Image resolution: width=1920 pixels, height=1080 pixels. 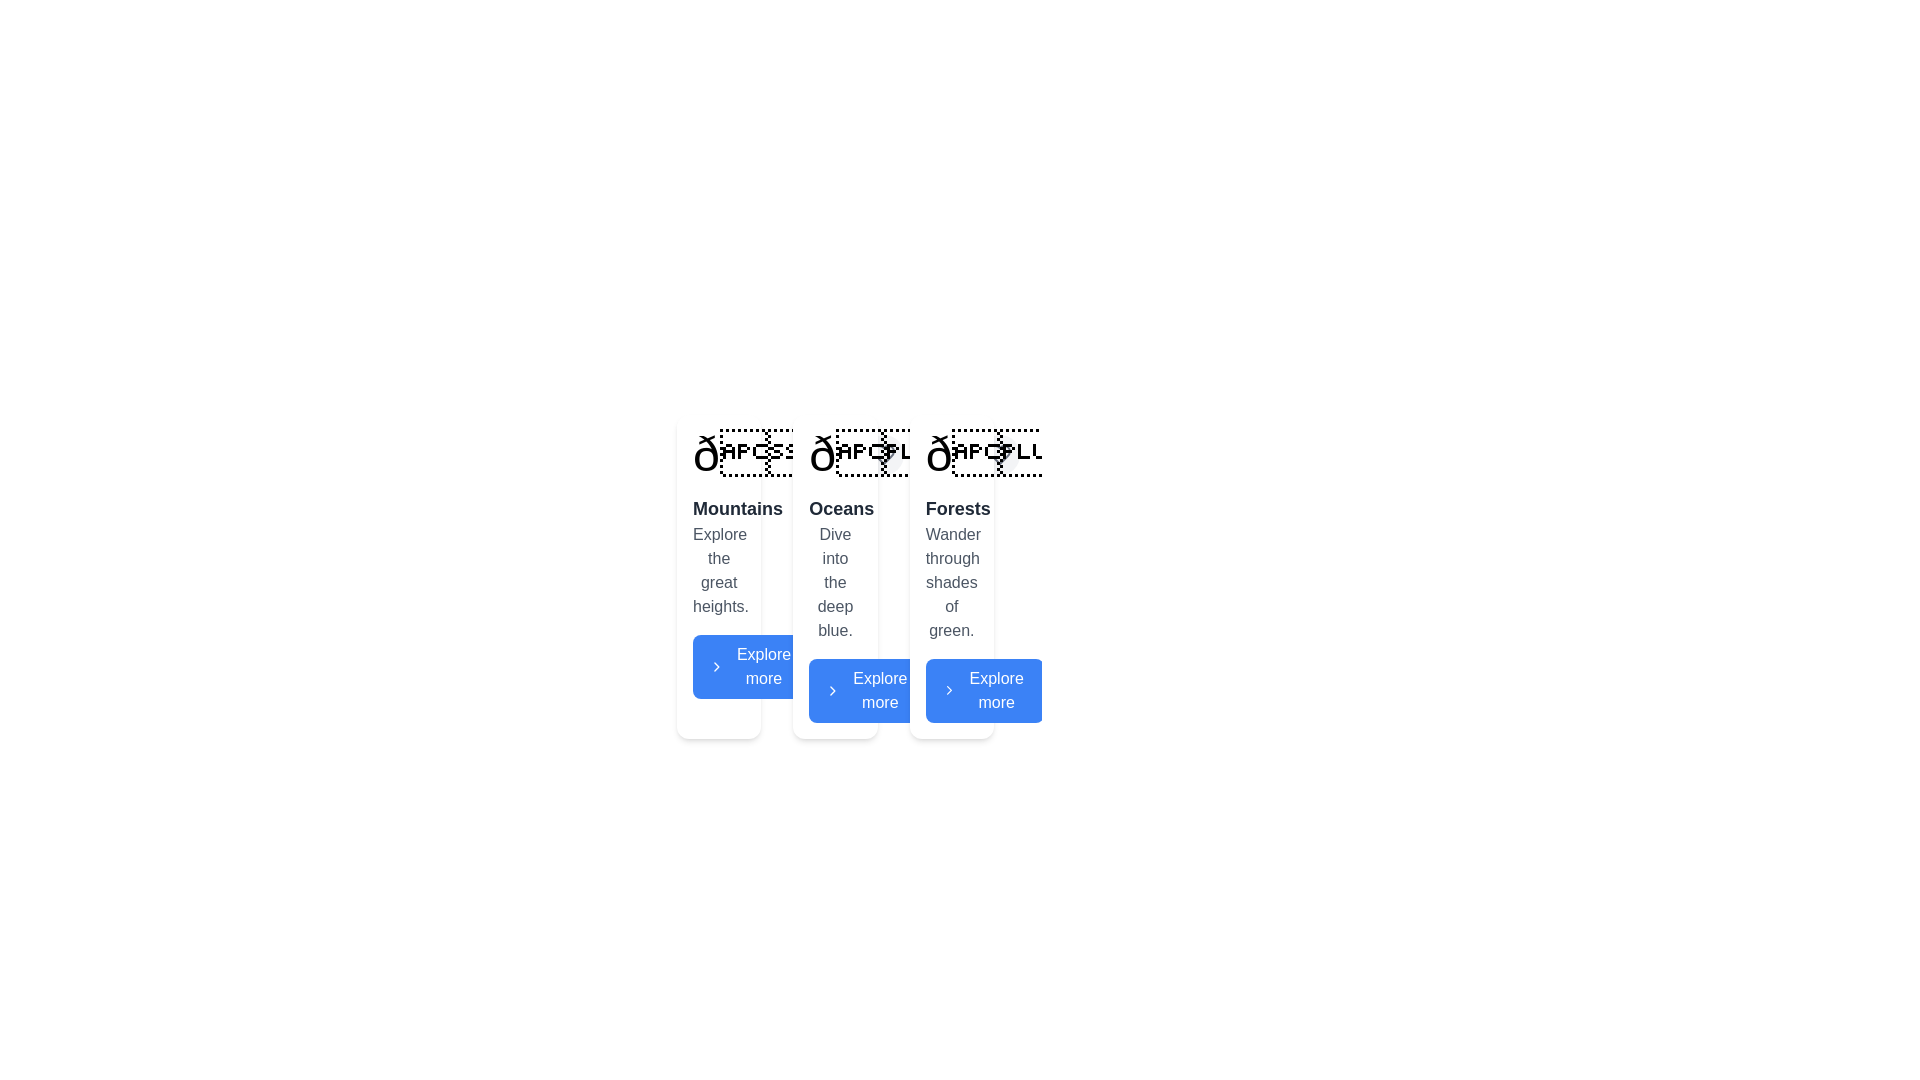 I want to click on the 'like' icon within the button component above the 'Forests' card, so click(x=999, y=455).